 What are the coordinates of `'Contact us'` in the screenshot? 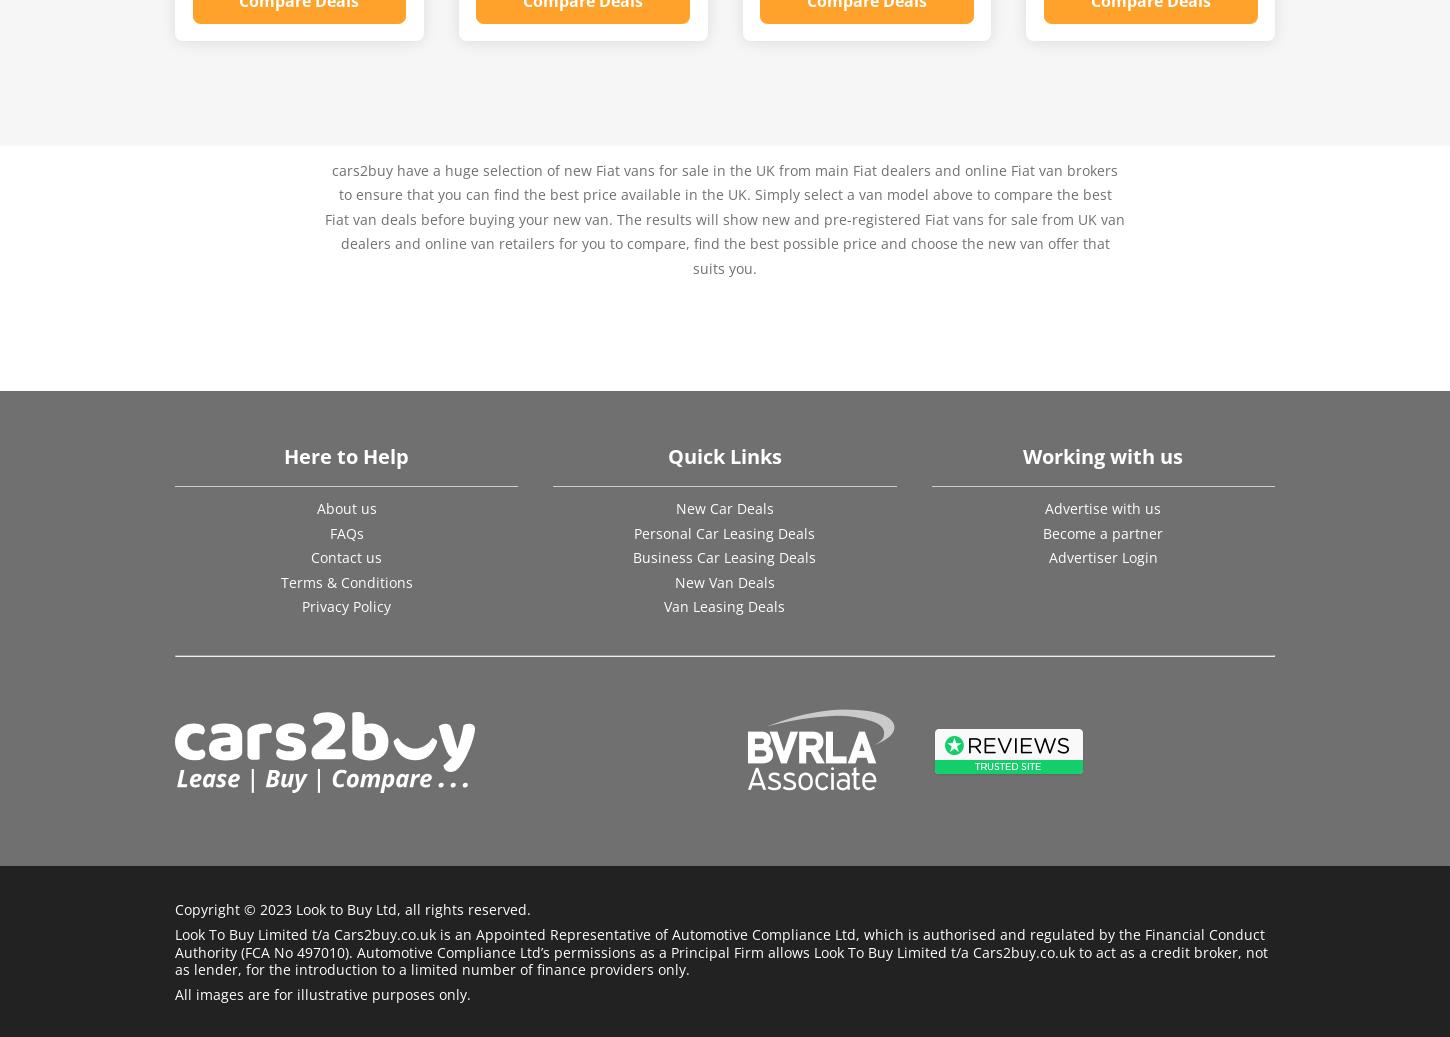 It's located at (346, 557).